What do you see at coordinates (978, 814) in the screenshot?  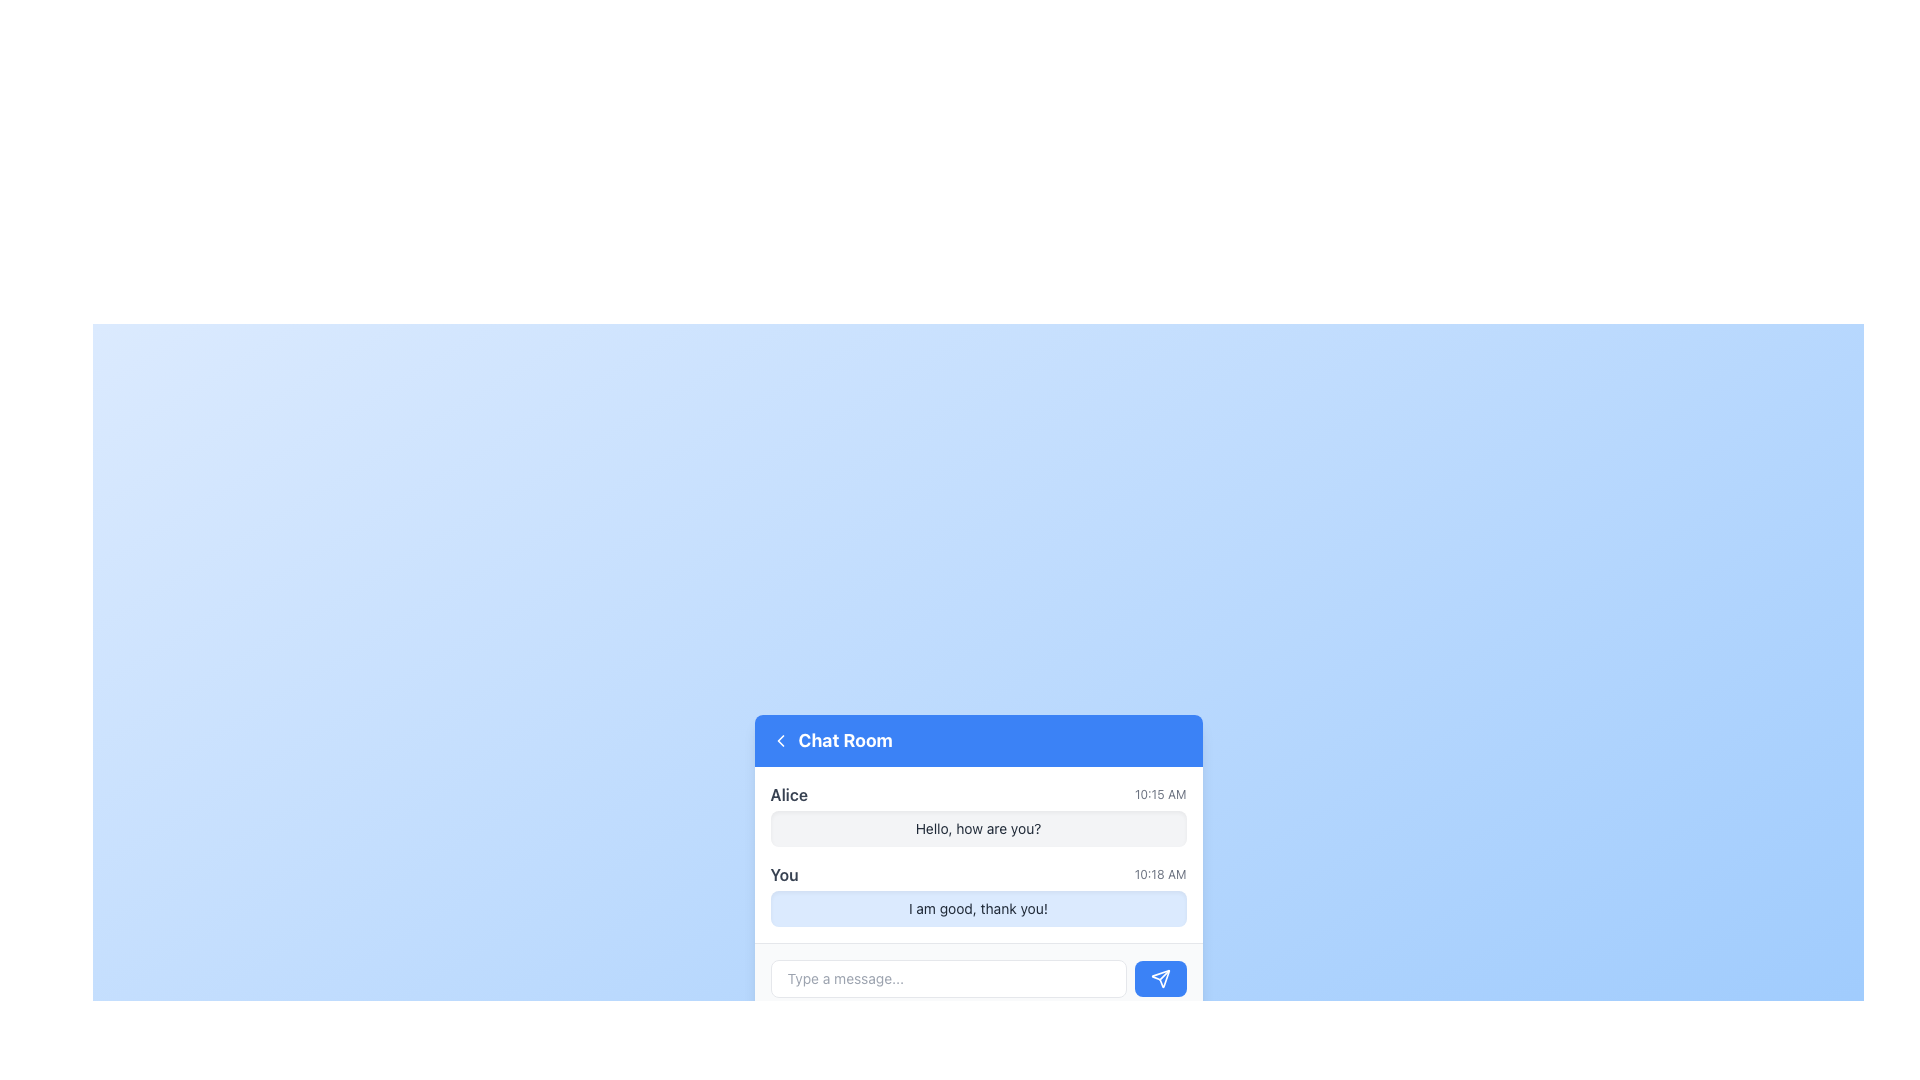 I see `the first chat message display containing Alice's name and the message 'Hello, how are you?'` at bounding box center [978, 814].